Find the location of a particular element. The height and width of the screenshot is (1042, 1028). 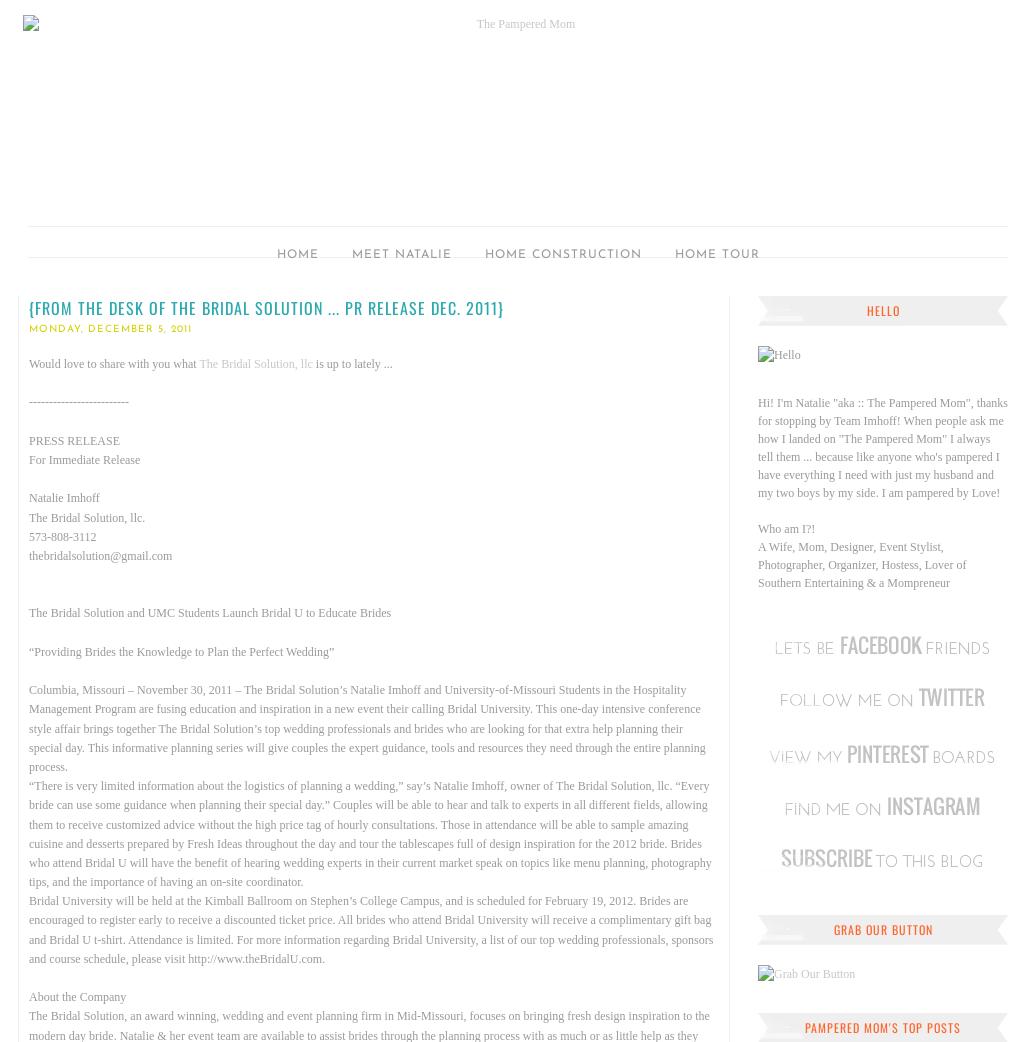

'Bridal University will be held at the Kimball Ballroom on Stephen’s College Campus, and is scheduled for February 19, 2012. Brides are encouraged to register early to receive a discounted ticket price.  All brides who attend Bridal University will receive a complimentary gift bag and Bridal U t-shirt.  Attendance is limited.  For more information regarding Bridal University, a list of our top wedding professionals, sponsors and course schedule, please visit http://www.theBridalU.com.' is located at coordinates (370, 928).